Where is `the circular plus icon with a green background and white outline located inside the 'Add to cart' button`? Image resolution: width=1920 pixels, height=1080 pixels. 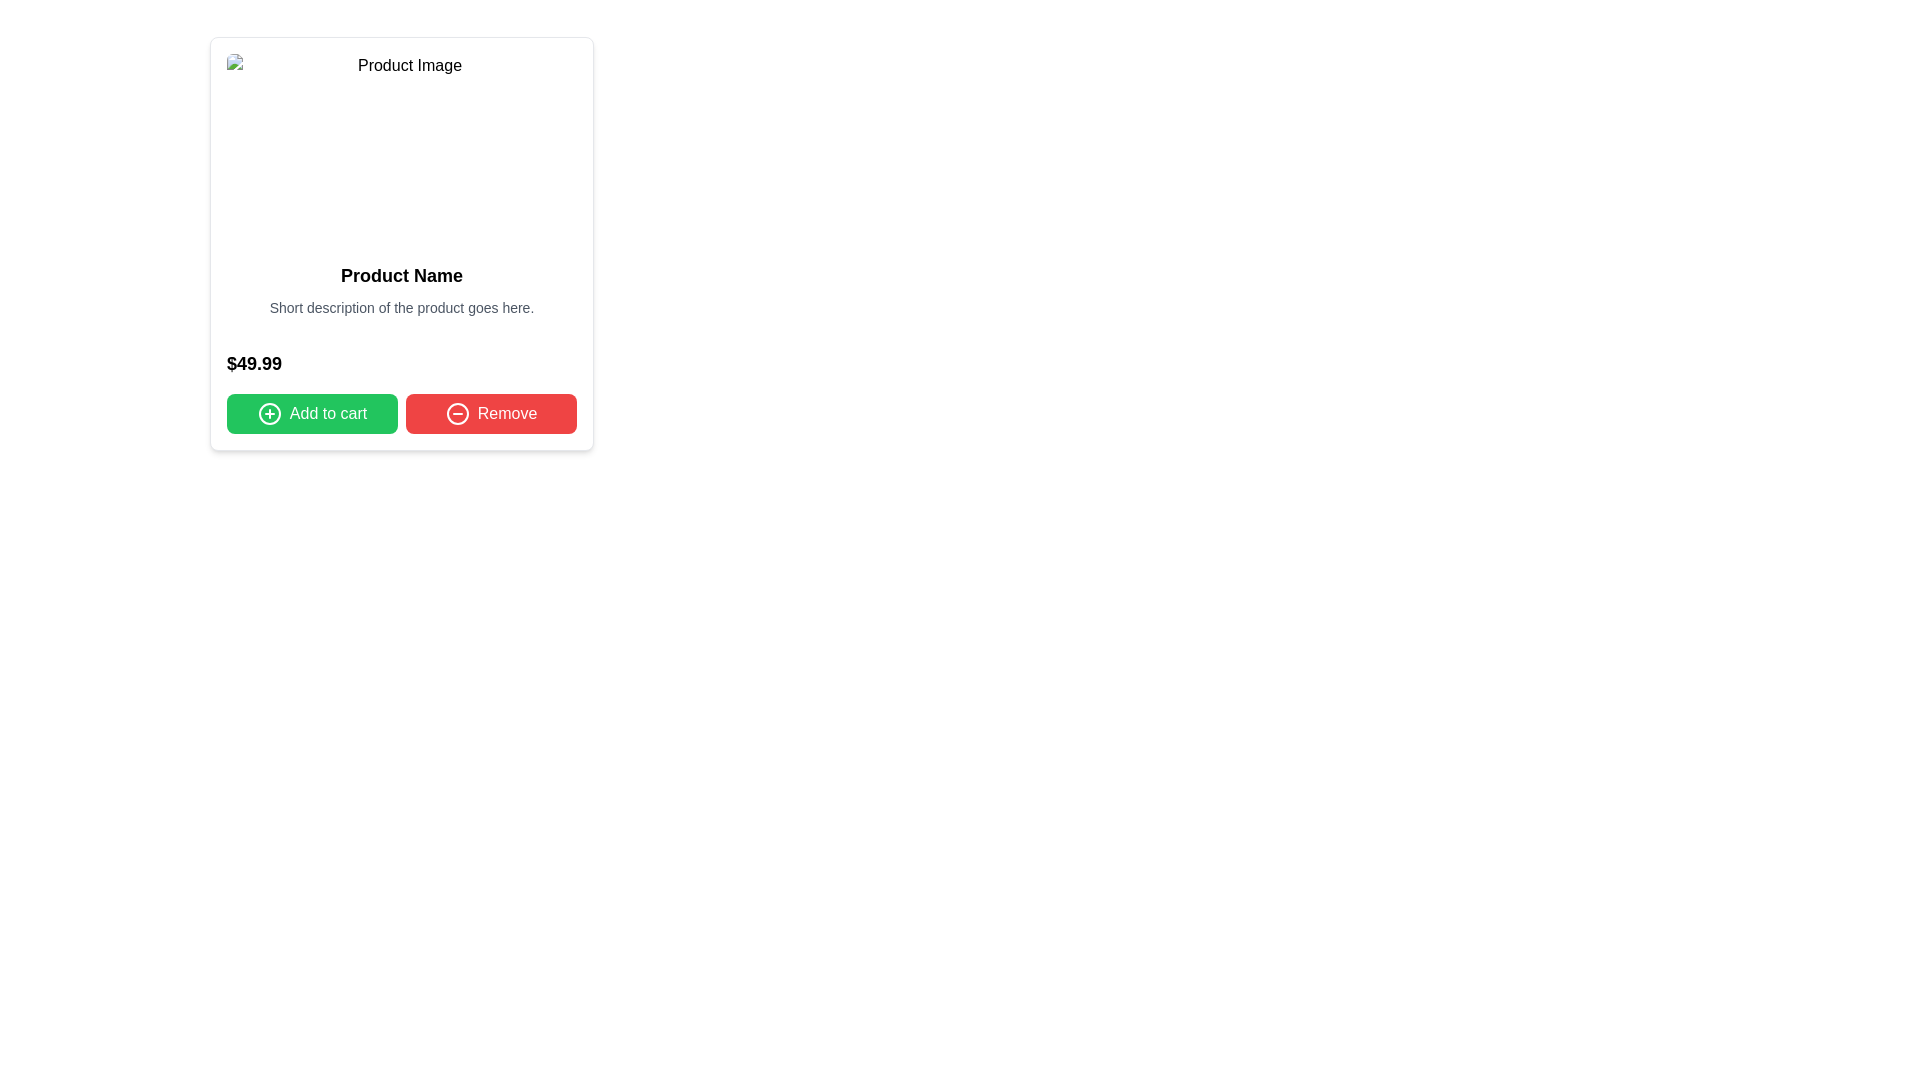 the circular plus icon with a green background and white outline located inside the 'Add to cart' button is located at coordinates (268, 412).